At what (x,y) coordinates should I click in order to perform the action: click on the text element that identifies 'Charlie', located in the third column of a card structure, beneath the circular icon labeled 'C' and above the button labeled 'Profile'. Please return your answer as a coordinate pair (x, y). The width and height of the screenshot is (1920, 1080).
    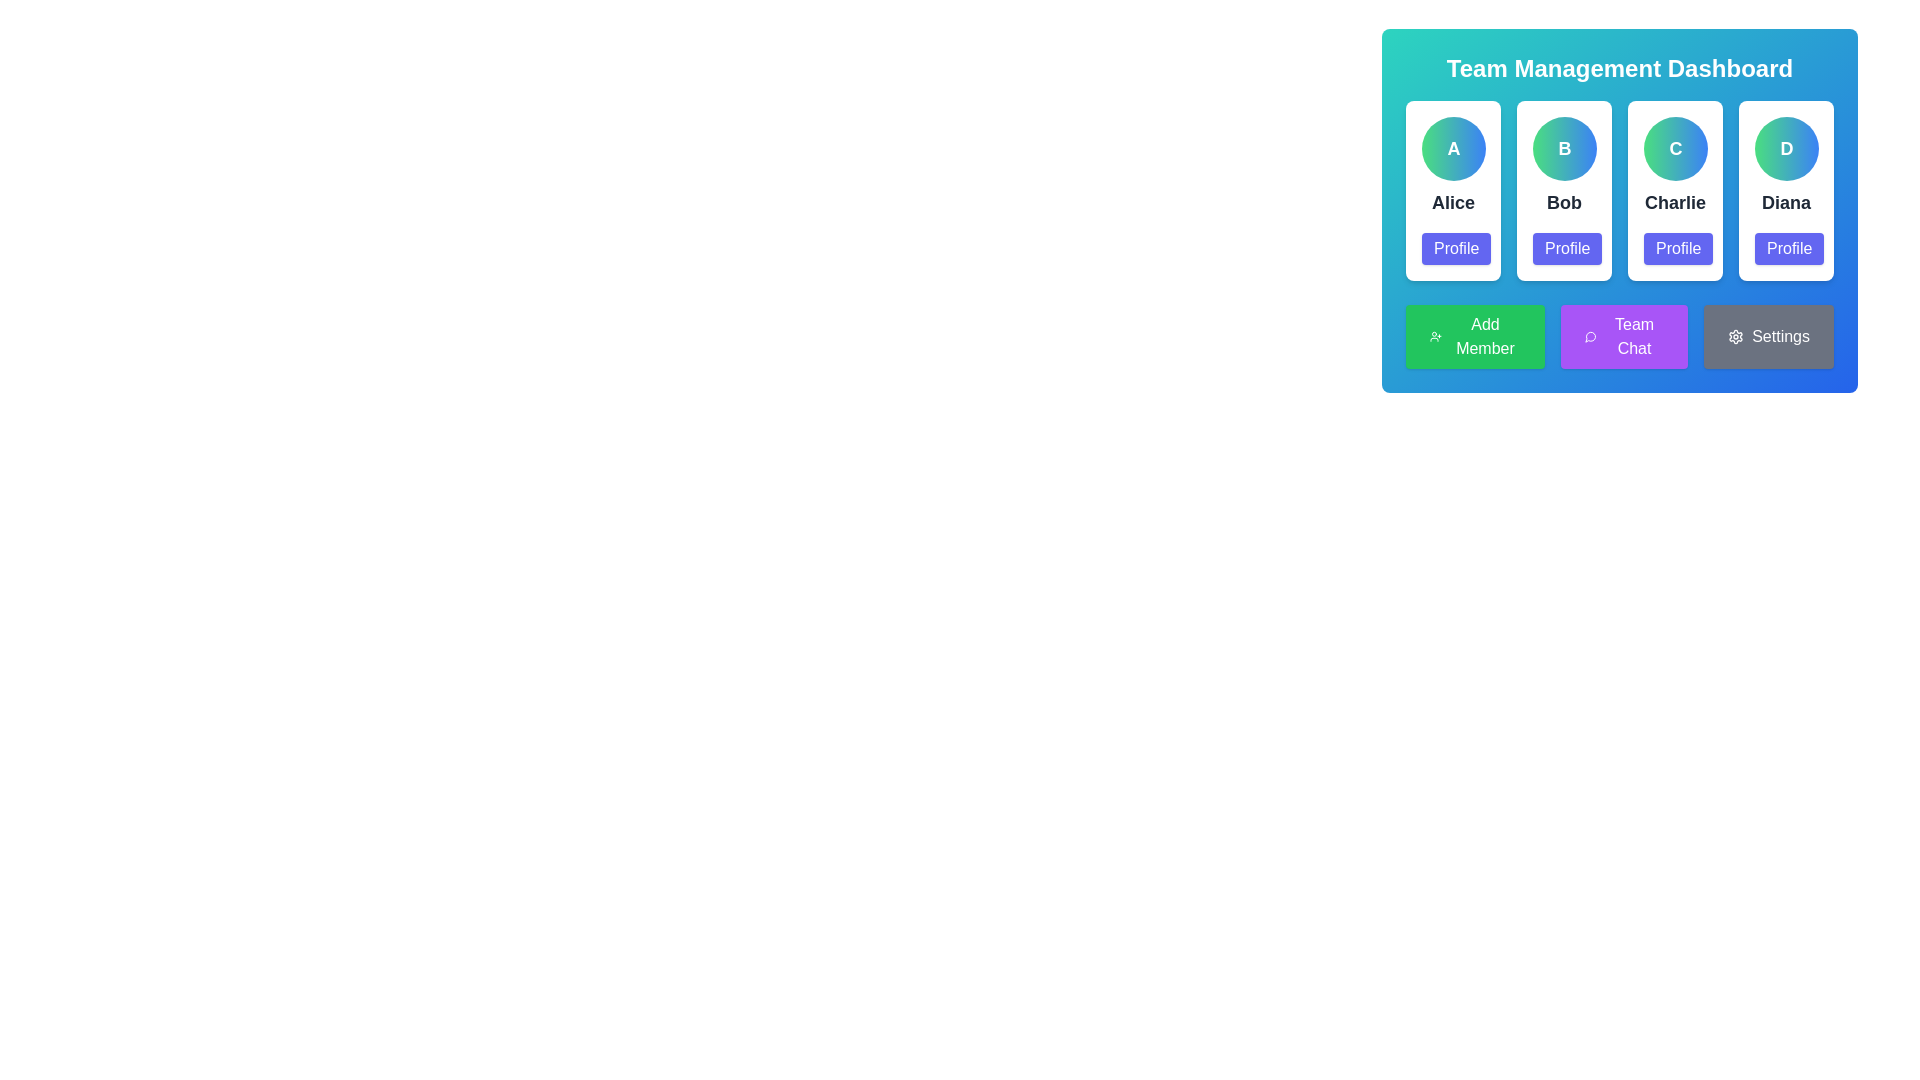
    Looking at the image, I should click on (1675, 203).